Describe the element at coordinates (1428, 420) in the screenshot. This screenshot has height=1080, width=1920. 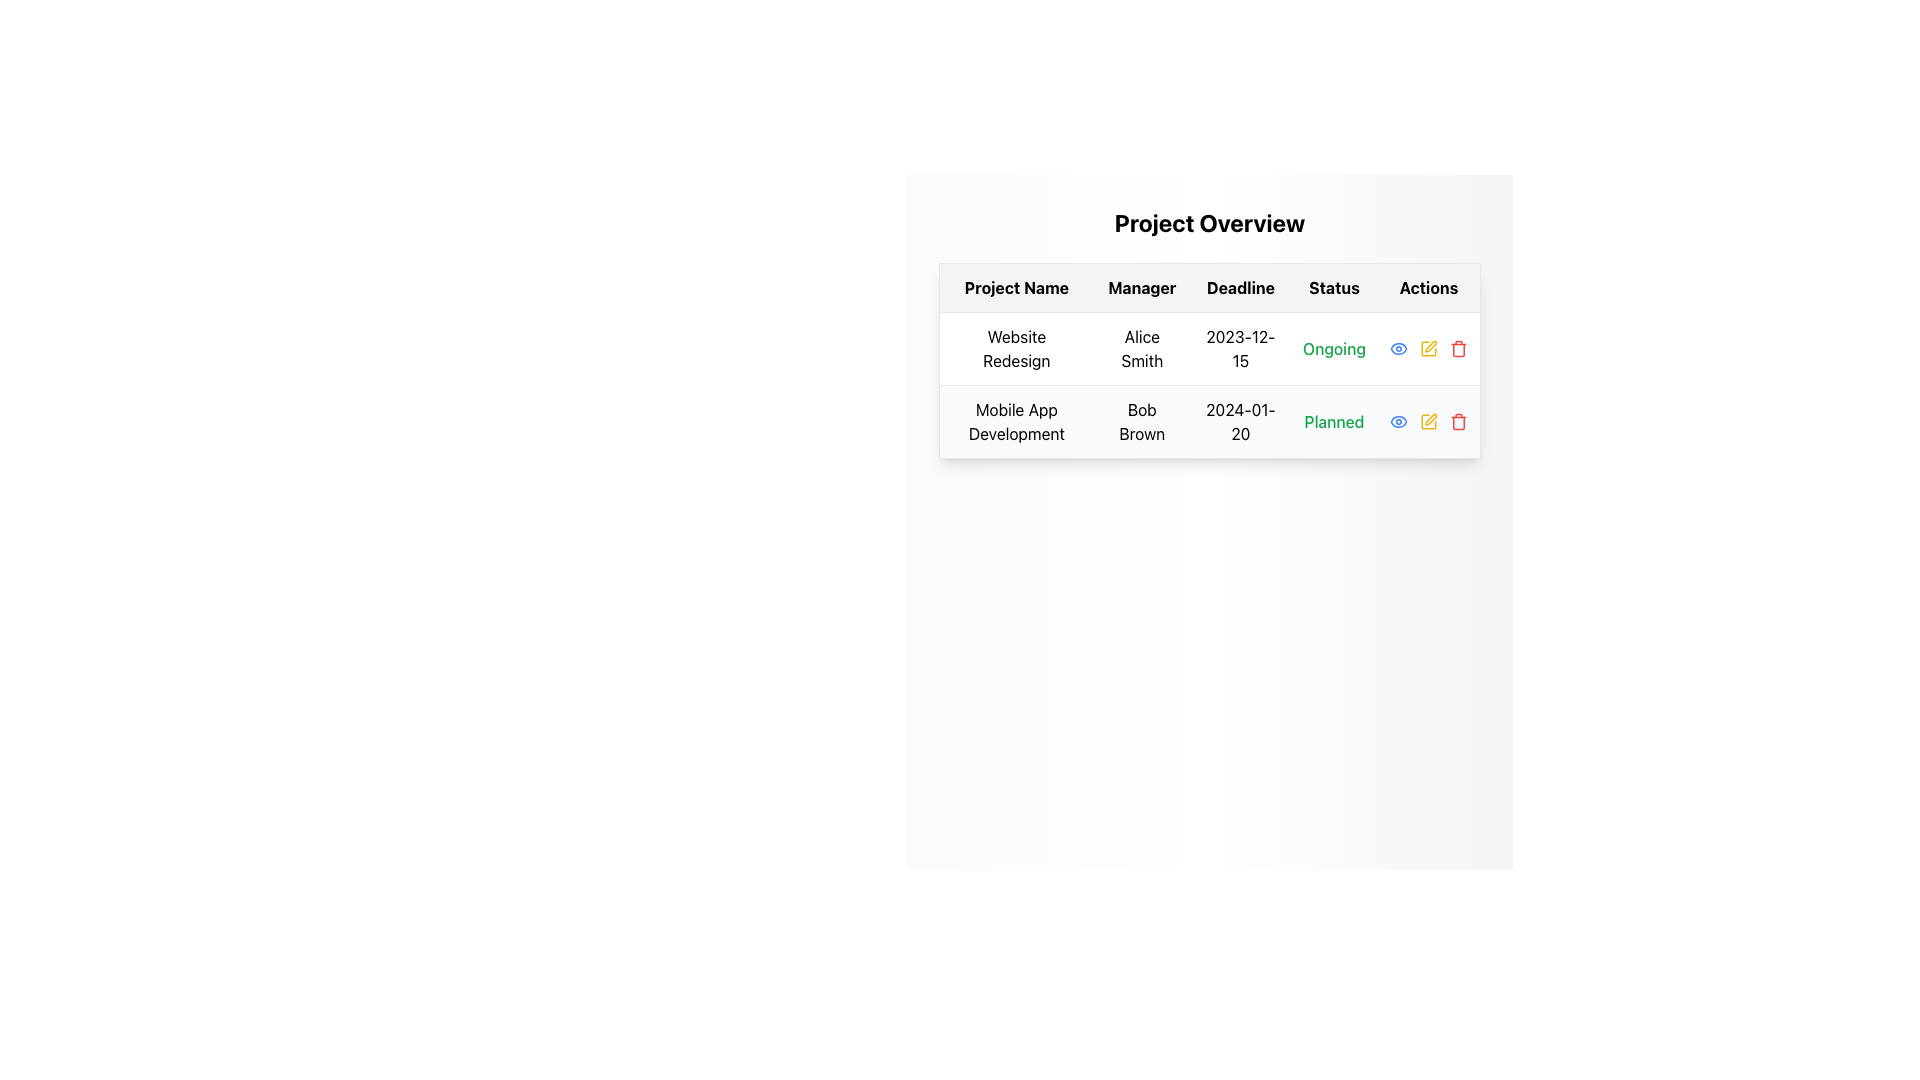
I see `the edit icon button in the 'Actions' section of the 'Project Overview' table` at that location.